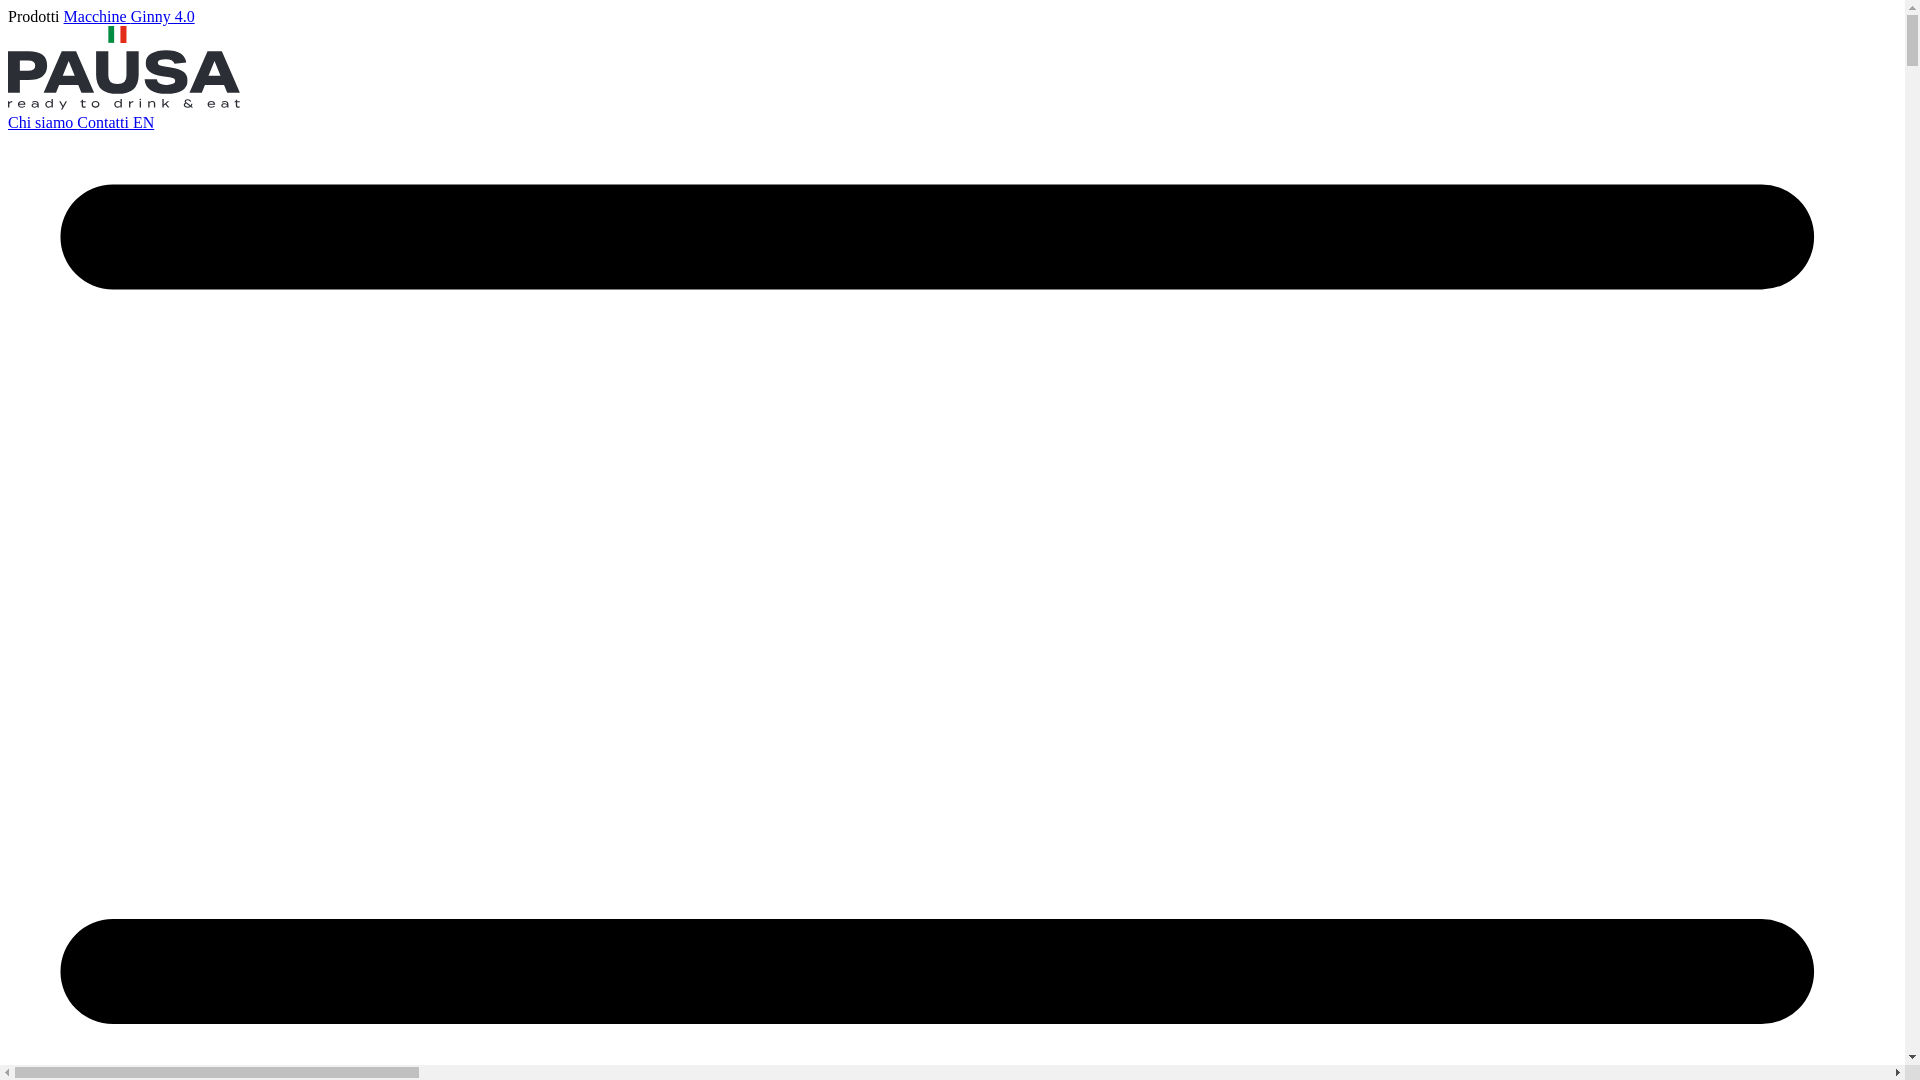  I want to click on 'Contatti', so click(104, 122).